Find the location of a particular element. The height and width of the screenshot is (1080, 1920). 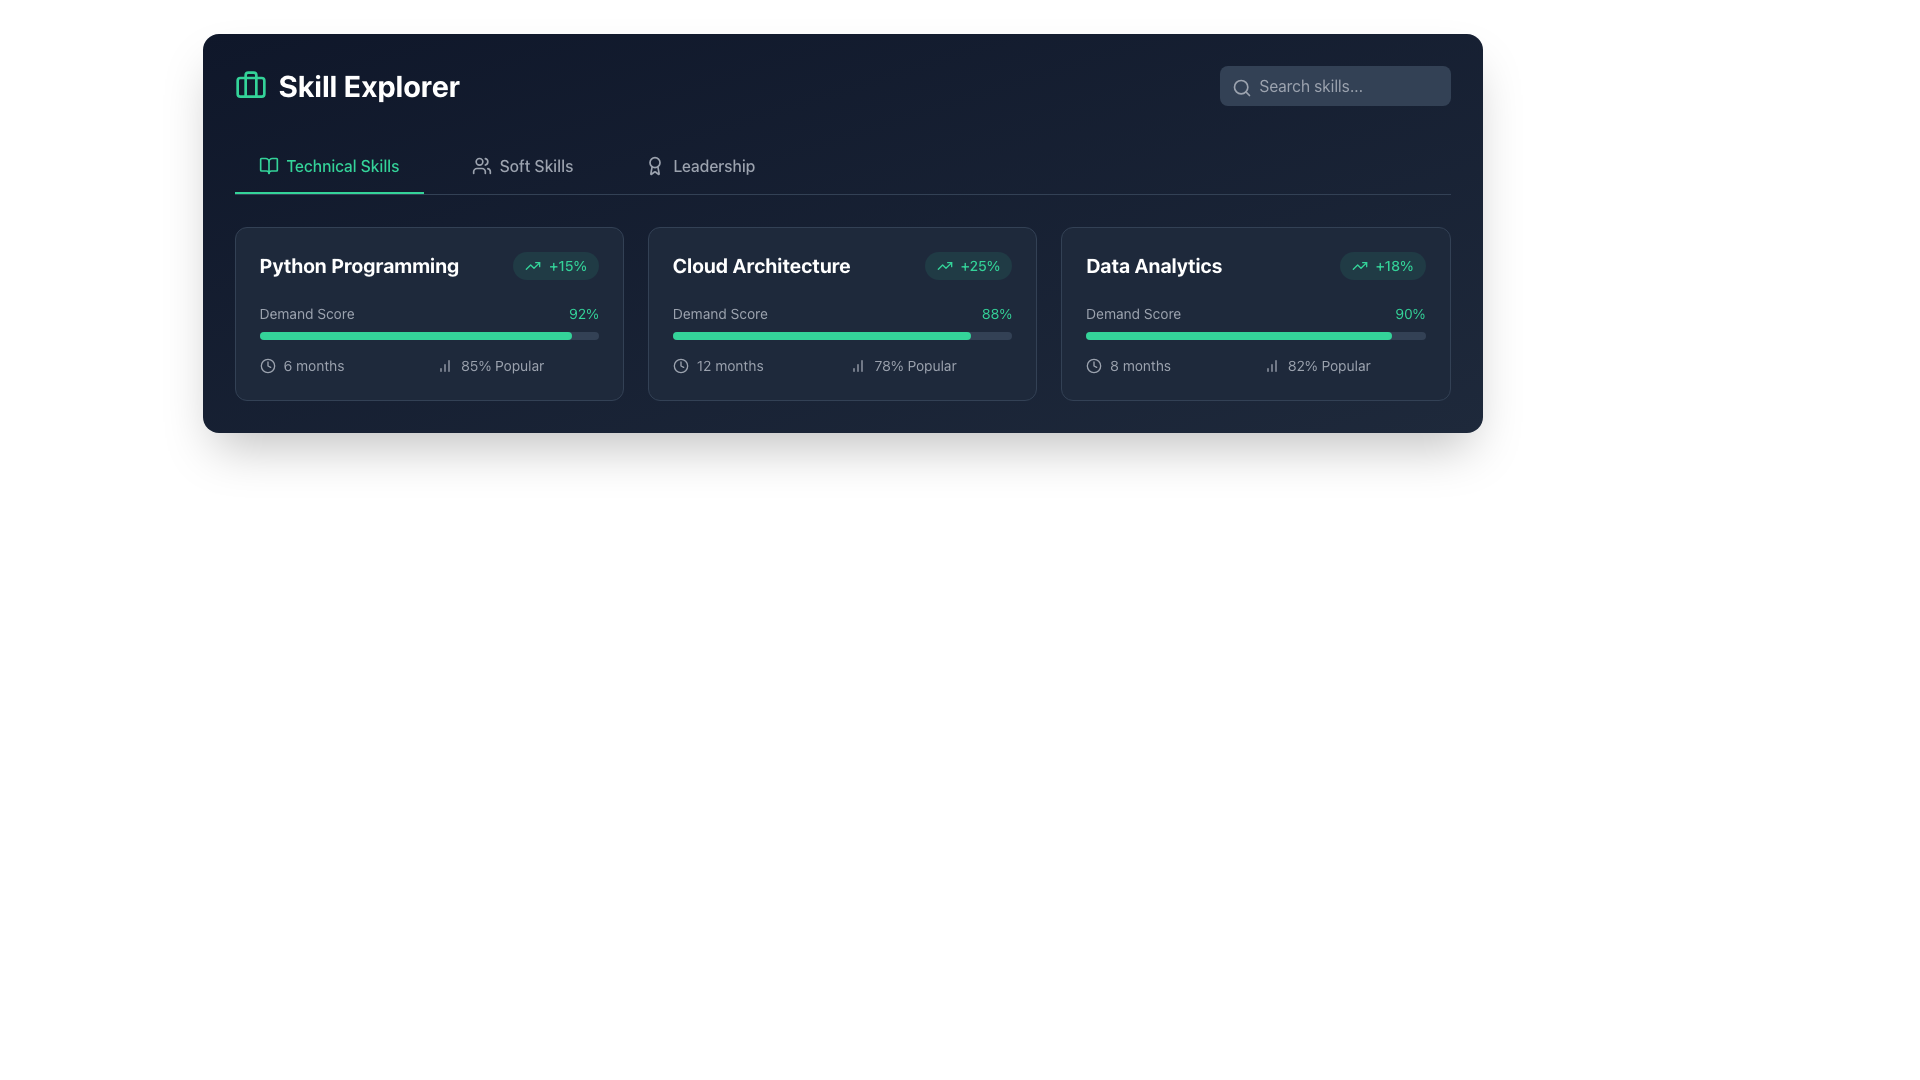

the 'Soft Skills' button in the navigation bar is located at coordinates (522, 164).